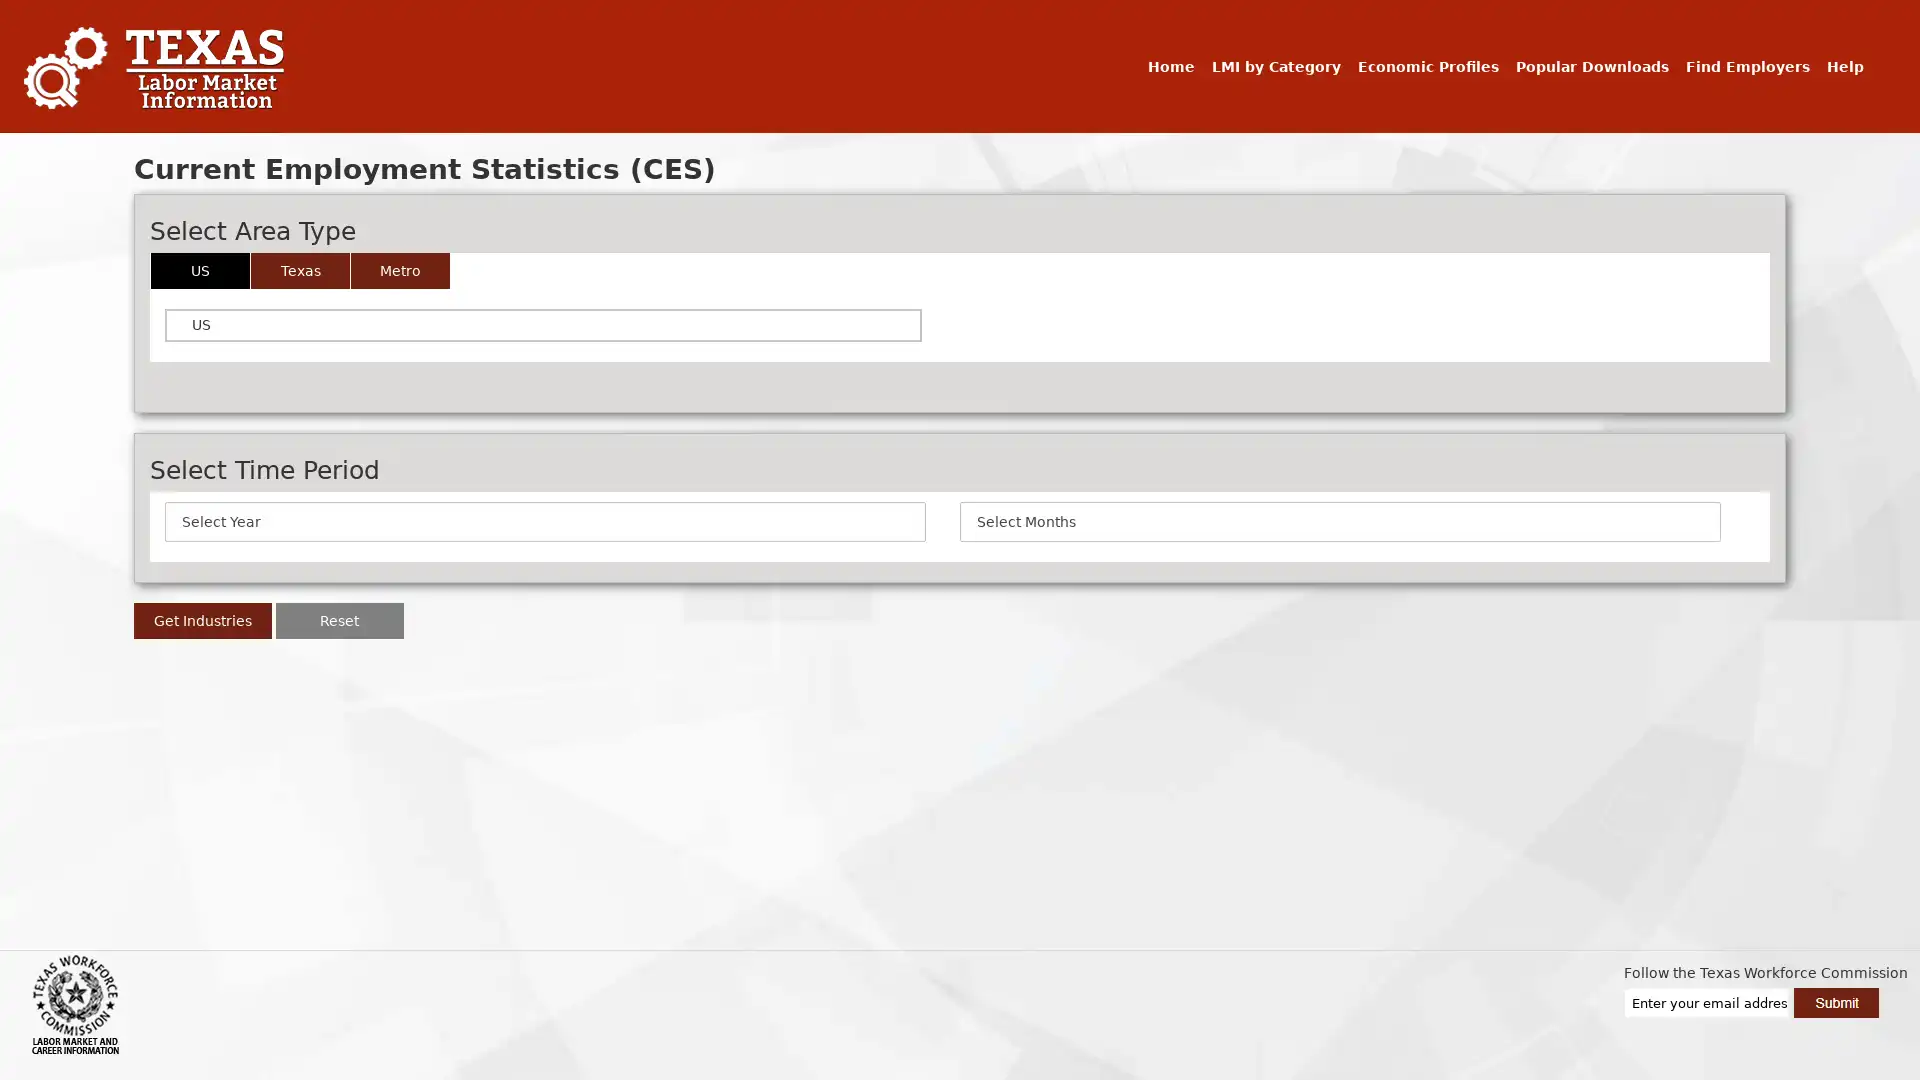 This screenshot has width=1920, height=1080. What do you see at coordinates (339, 620) in the screenshot?
I see `Reset` at bounding box center [339, 620].